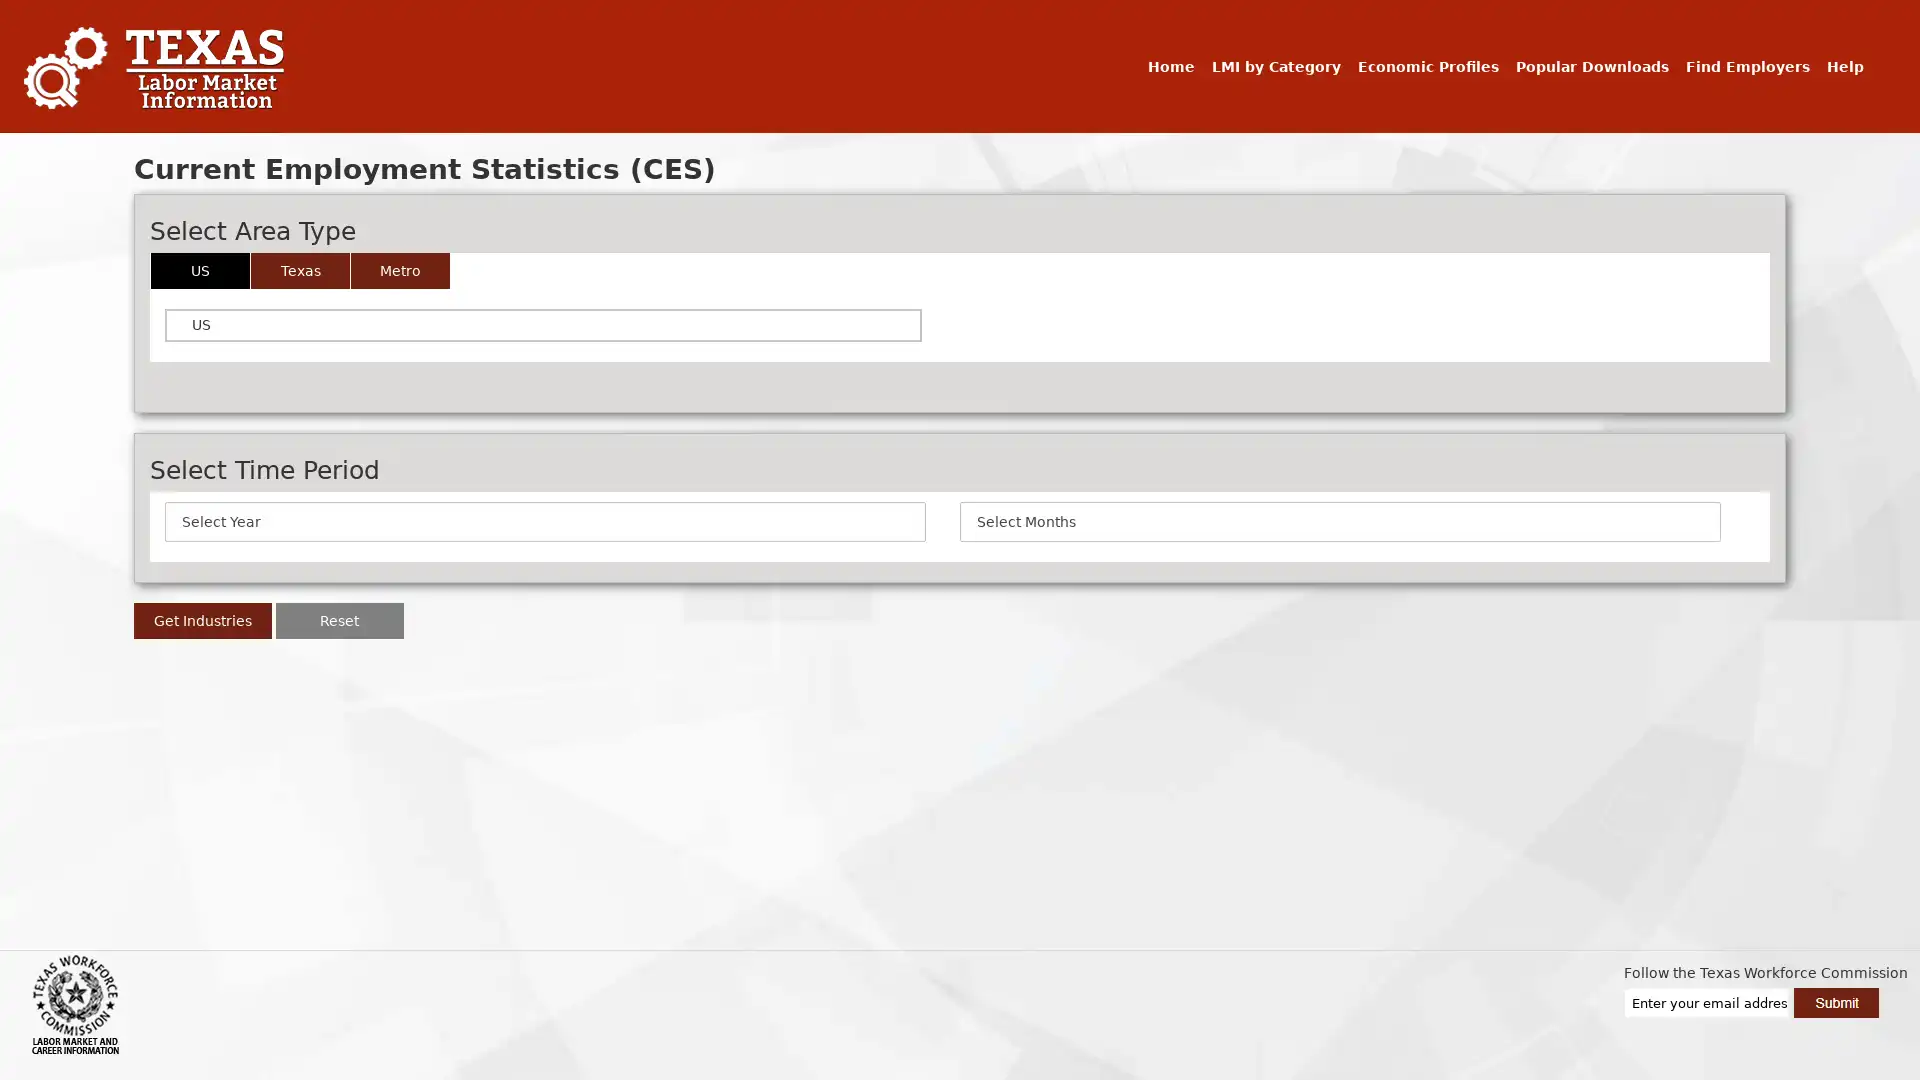 This screenshot has width=1920, height=1080. What do you see at coordinates (339, 620) in the screenshot?
I see `Reset` at bounding box center [339, 620].